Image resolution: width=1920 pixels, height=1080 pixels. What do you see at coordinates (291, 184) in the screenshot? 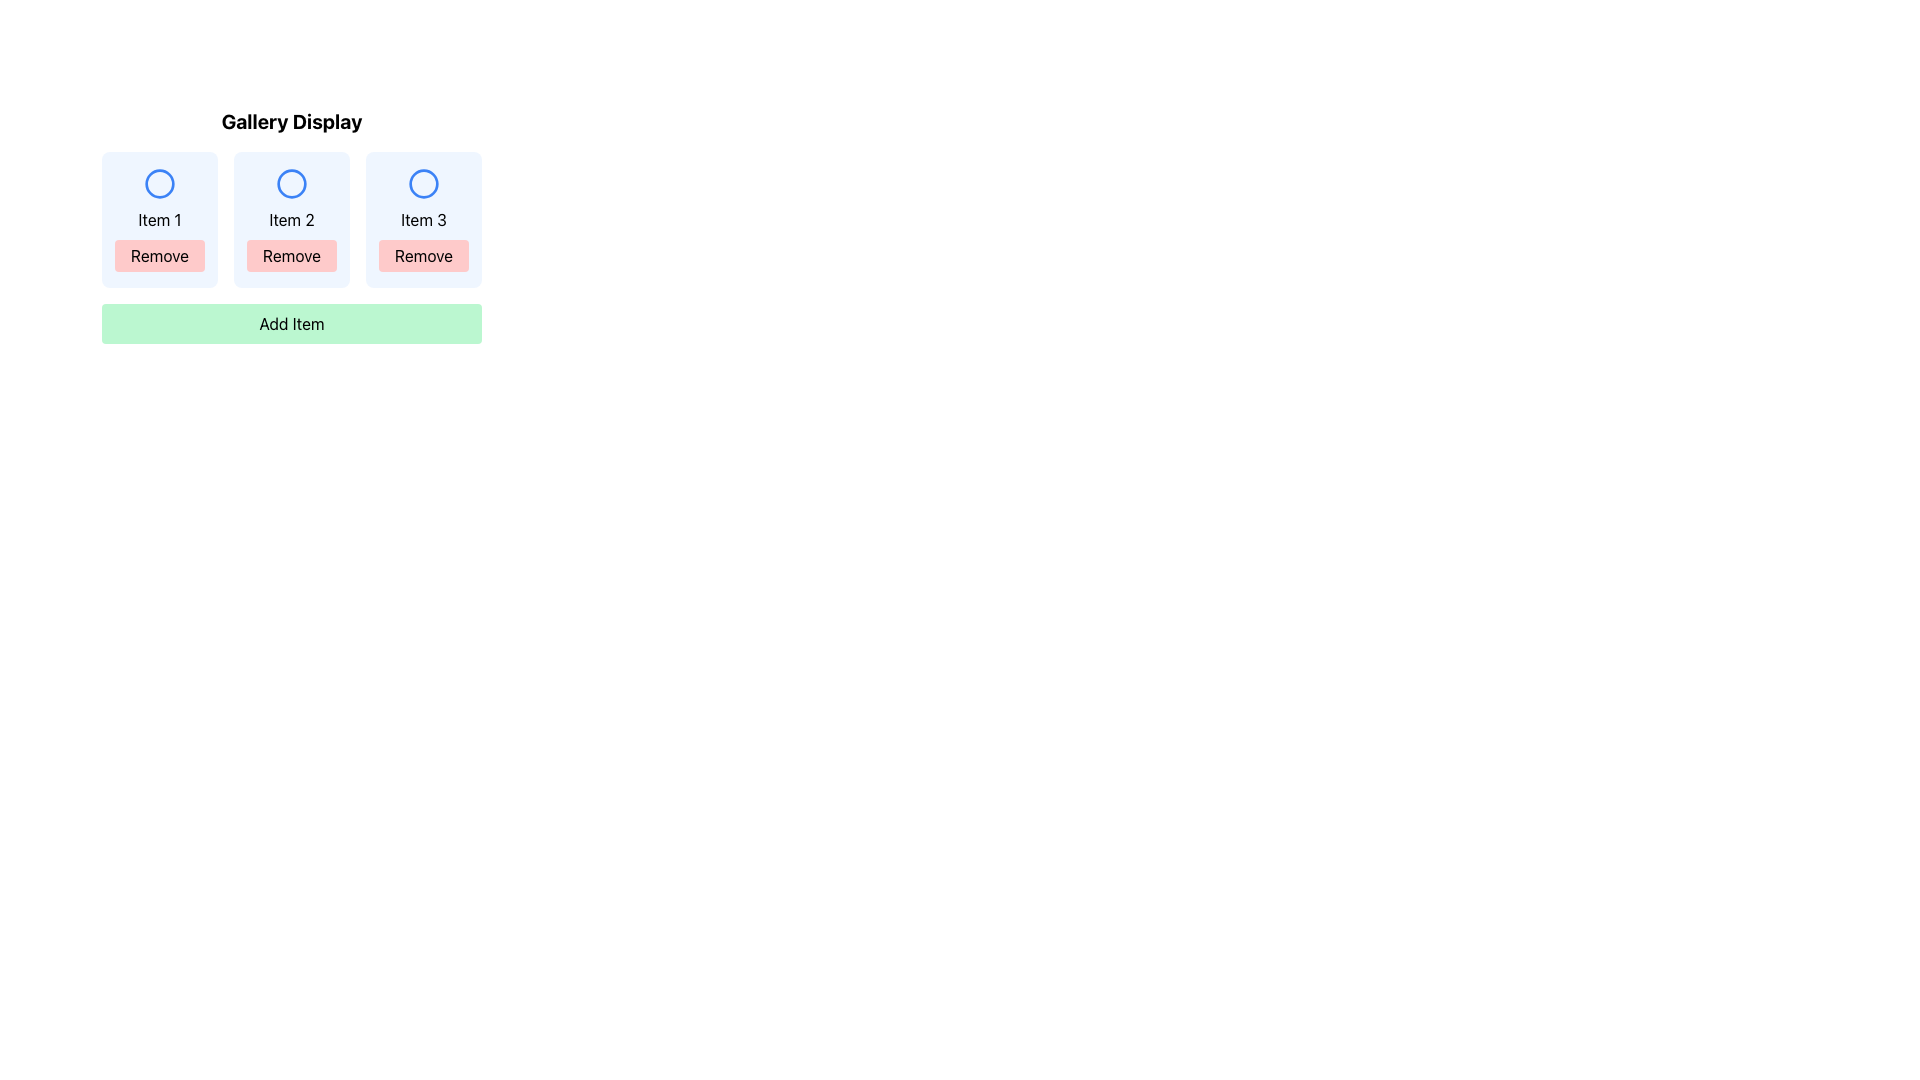
I see `the blue-bordered circular icon at the top-center of the 'Item 2' card` at bounding box center [291, 184].